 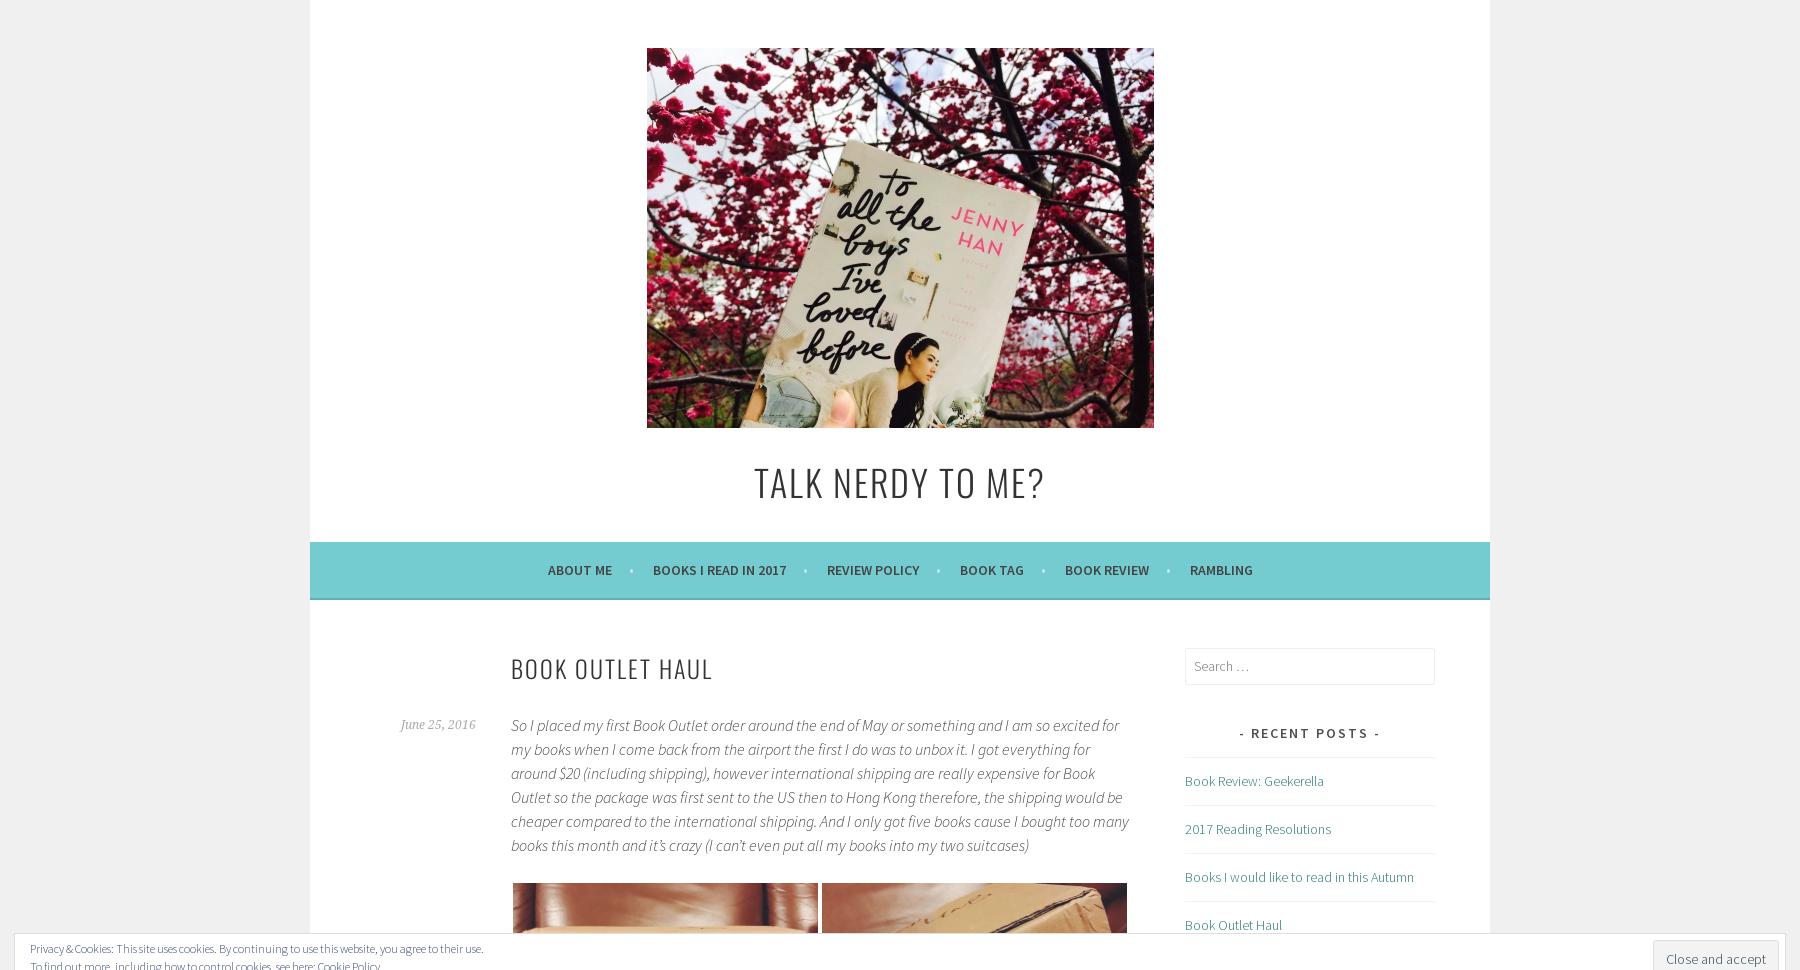 What do you see at coordinates (900, 480) in the screenshot?
I see `'Talk Nerdy To me?'` at bounding box center [900, 480].